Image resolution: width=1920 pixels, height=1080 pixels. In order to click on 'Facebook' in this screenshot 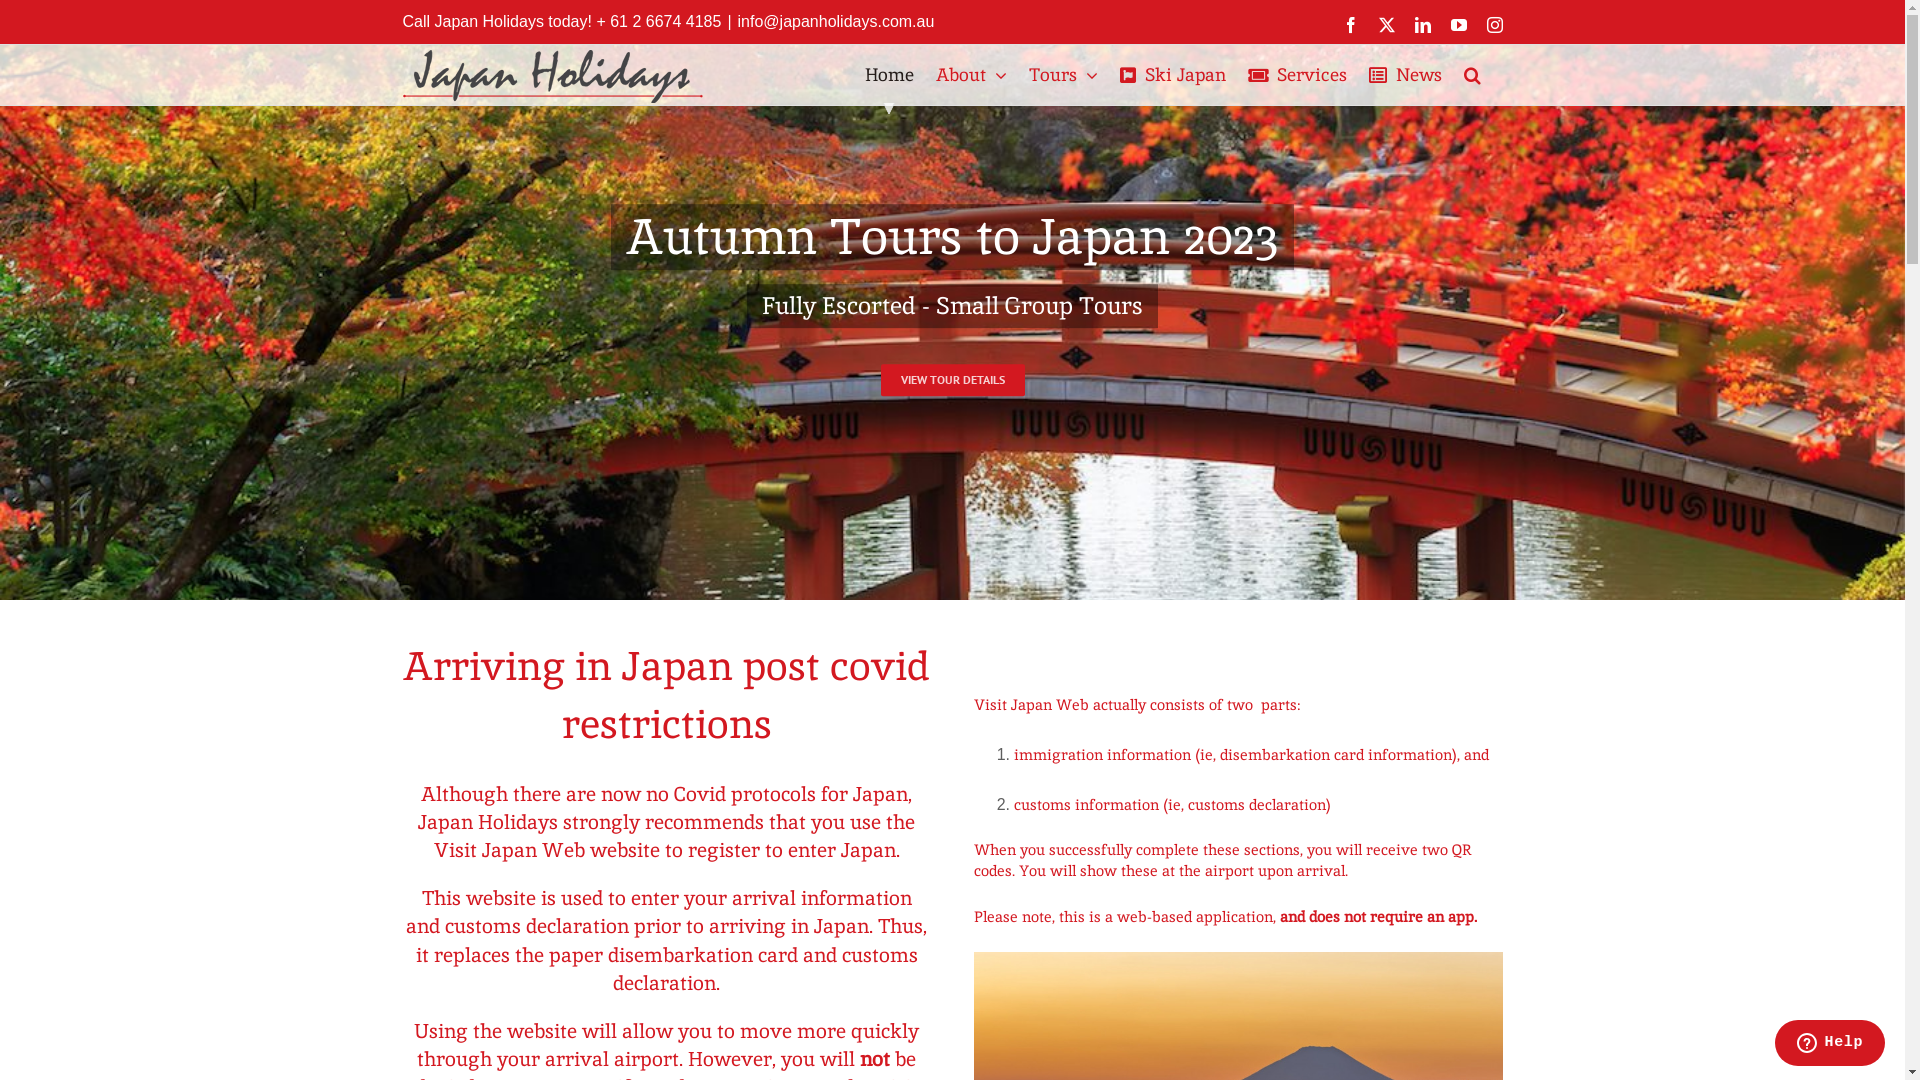, I will do `click(1350, 23)`.